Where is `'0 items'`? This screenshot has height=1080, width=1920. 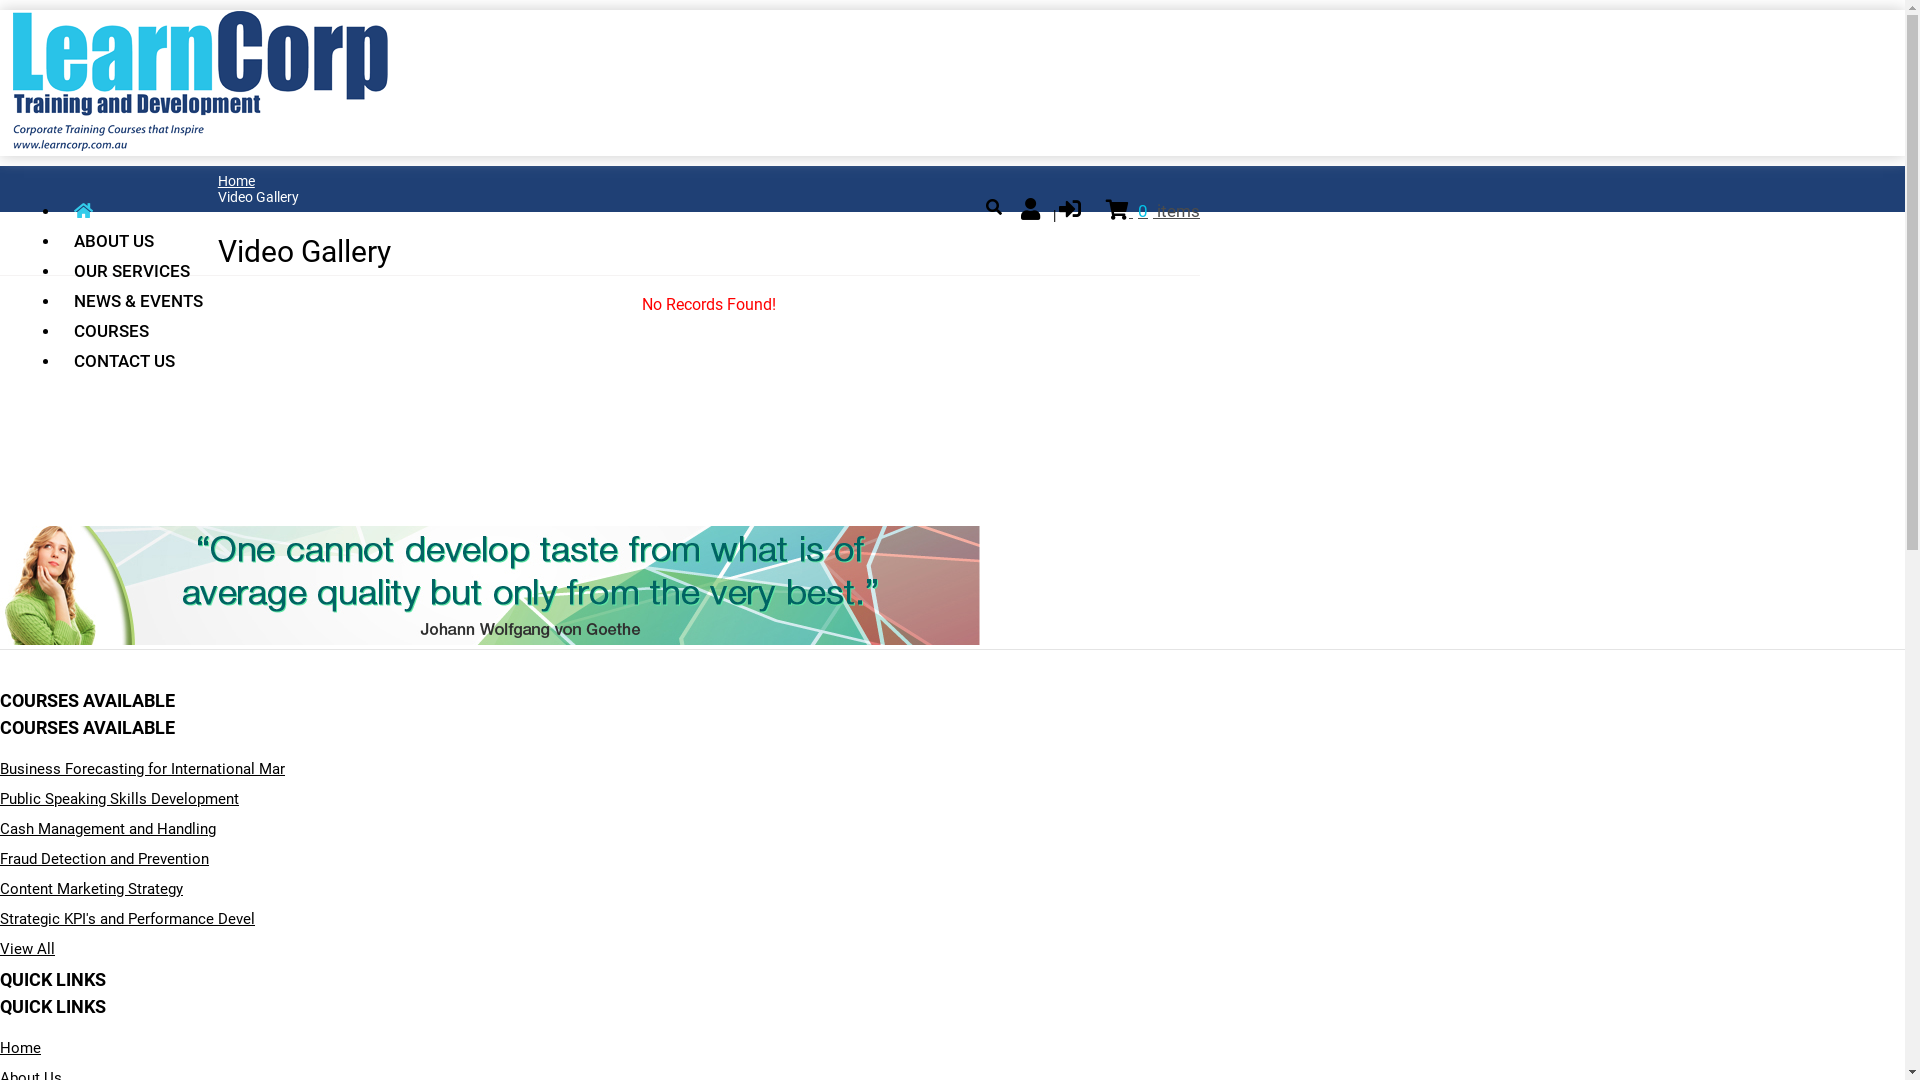
'0 items' is located at coordinates (1152, 211).